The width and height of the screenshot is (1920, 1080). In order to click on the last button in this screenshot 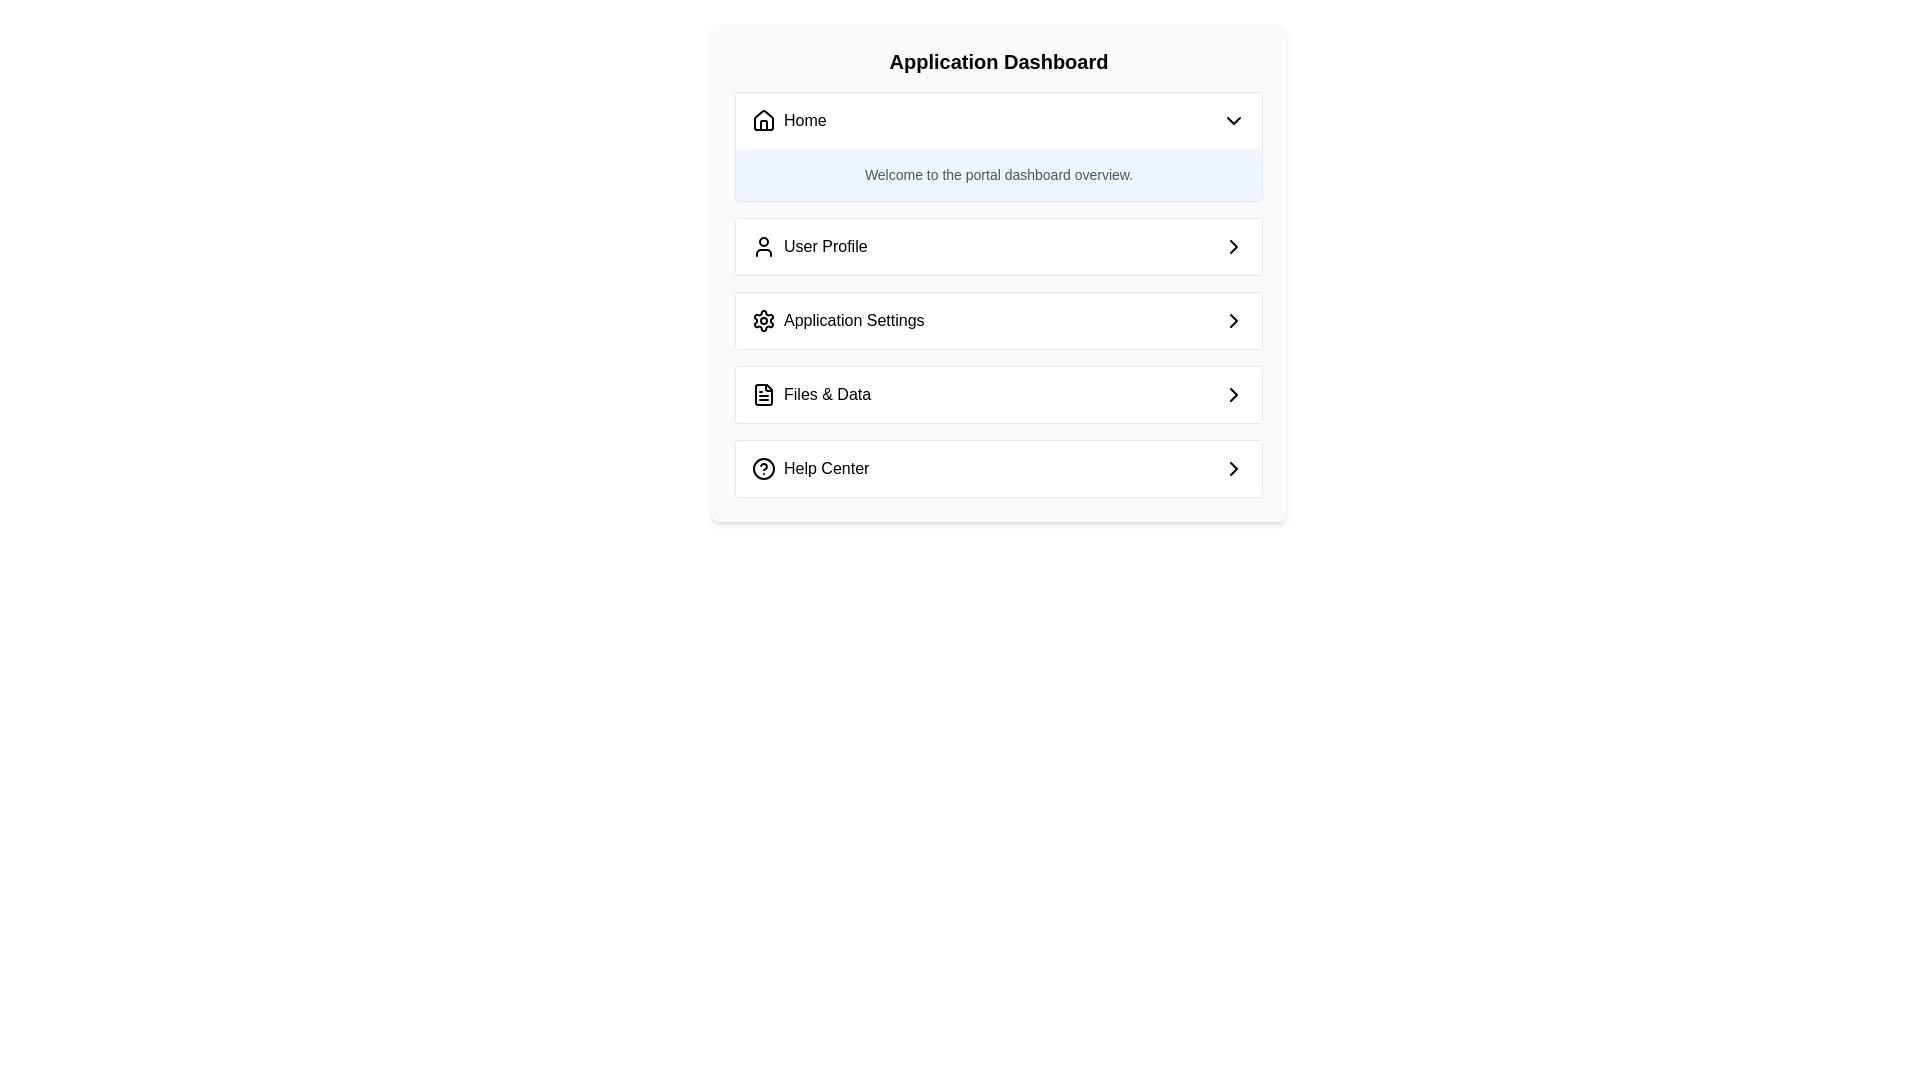, I will do `click(998, 469)`.